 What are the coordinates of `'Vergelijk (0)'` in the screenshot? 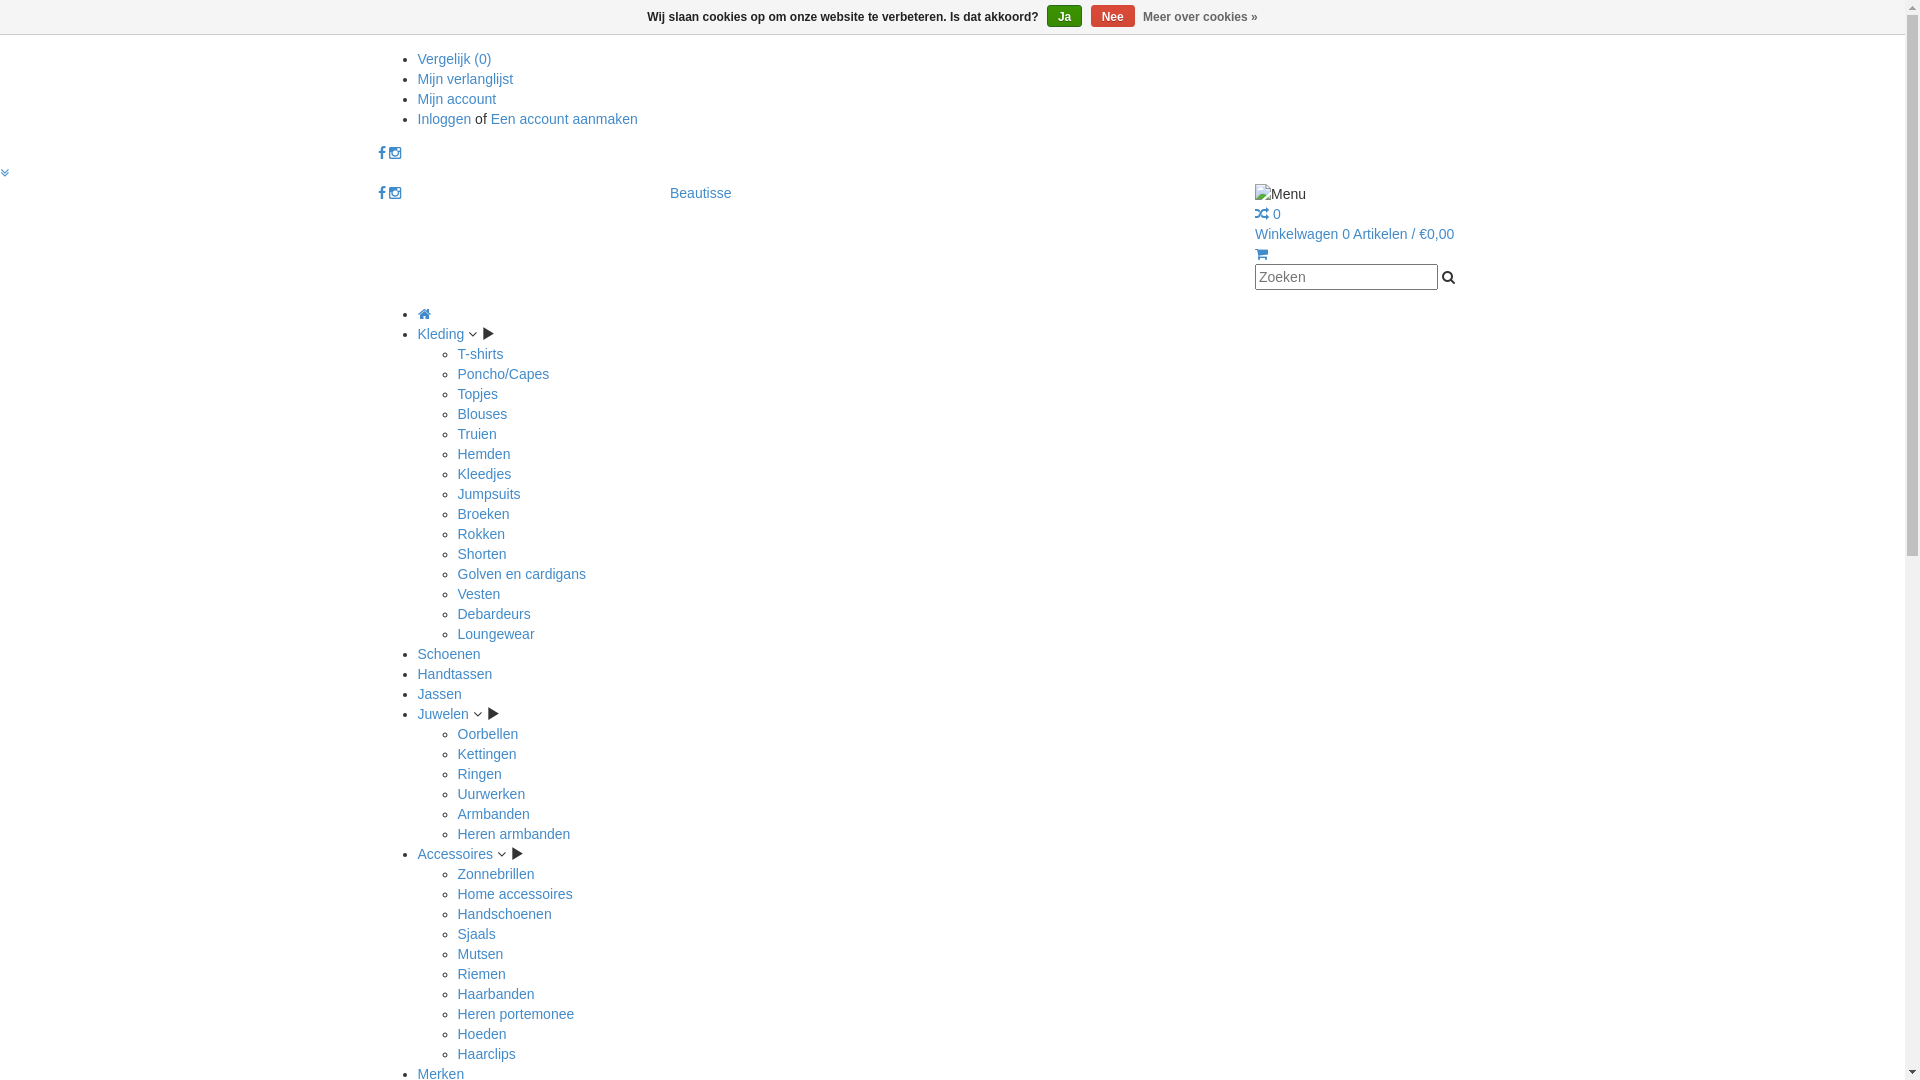 It's located at (454, 57).